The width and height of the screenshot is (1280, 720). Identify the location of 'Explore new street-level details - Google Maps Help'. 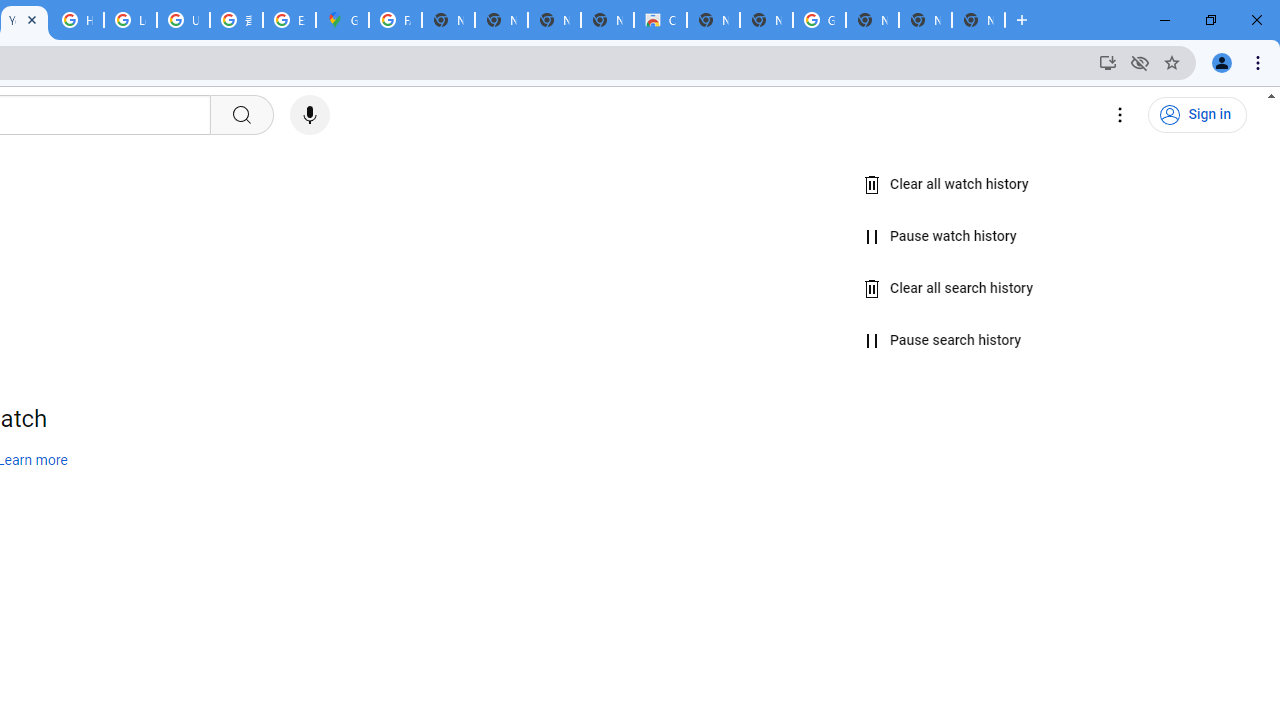
(288, 20).